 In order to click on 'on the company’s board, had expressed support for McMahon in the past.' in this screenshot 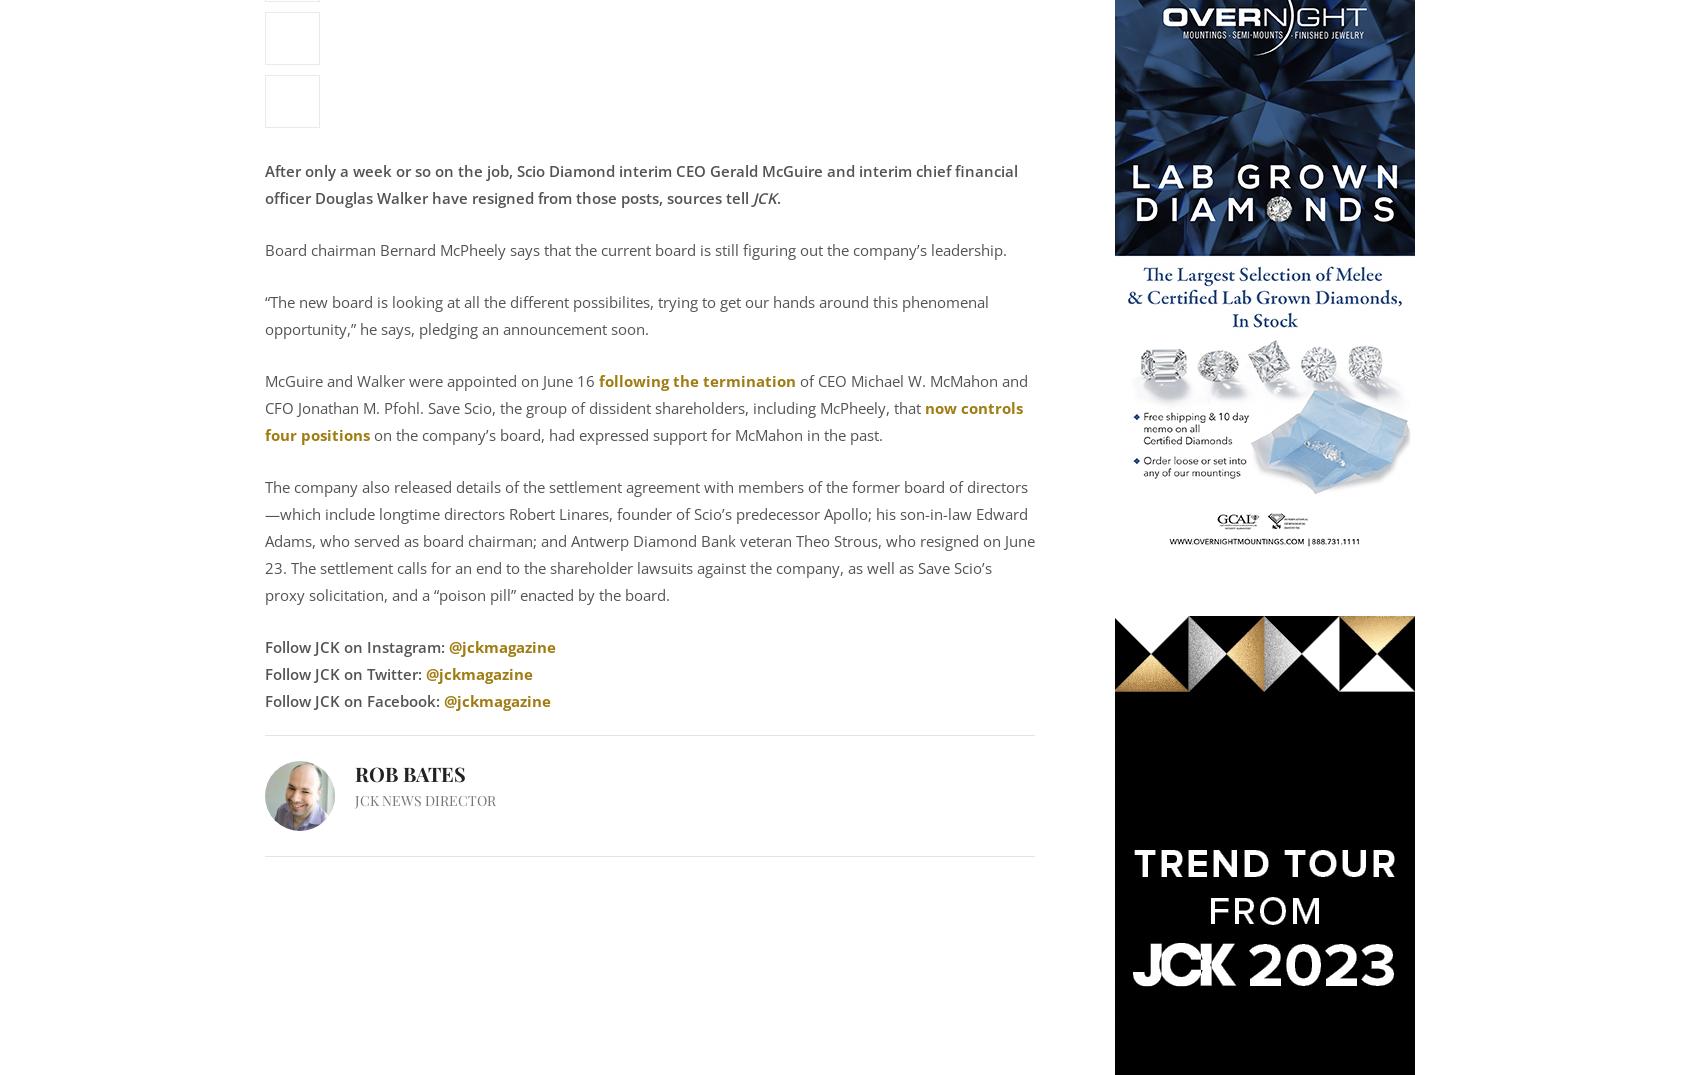, I will do `click(368, 432)`.